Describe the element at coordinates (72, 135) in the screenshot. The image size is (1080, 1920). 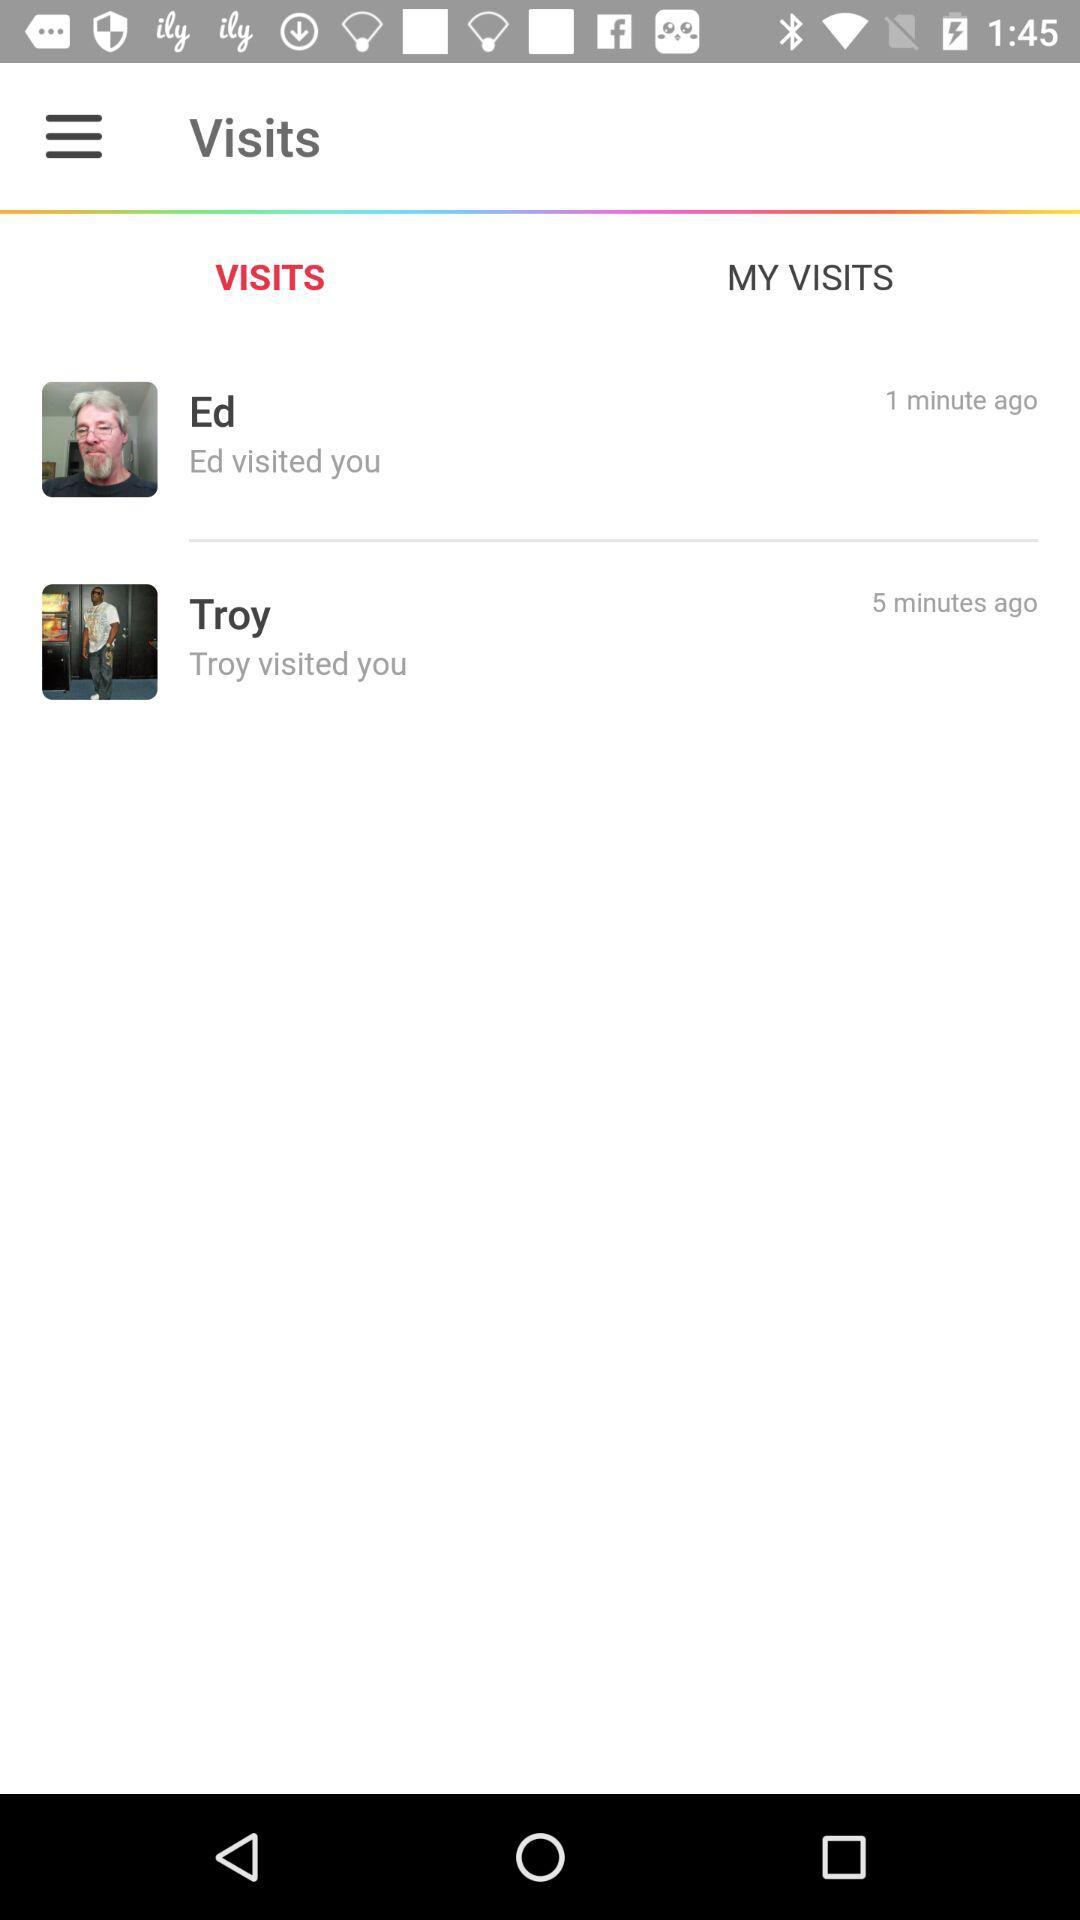
I see `item next to the visits item` at that location.